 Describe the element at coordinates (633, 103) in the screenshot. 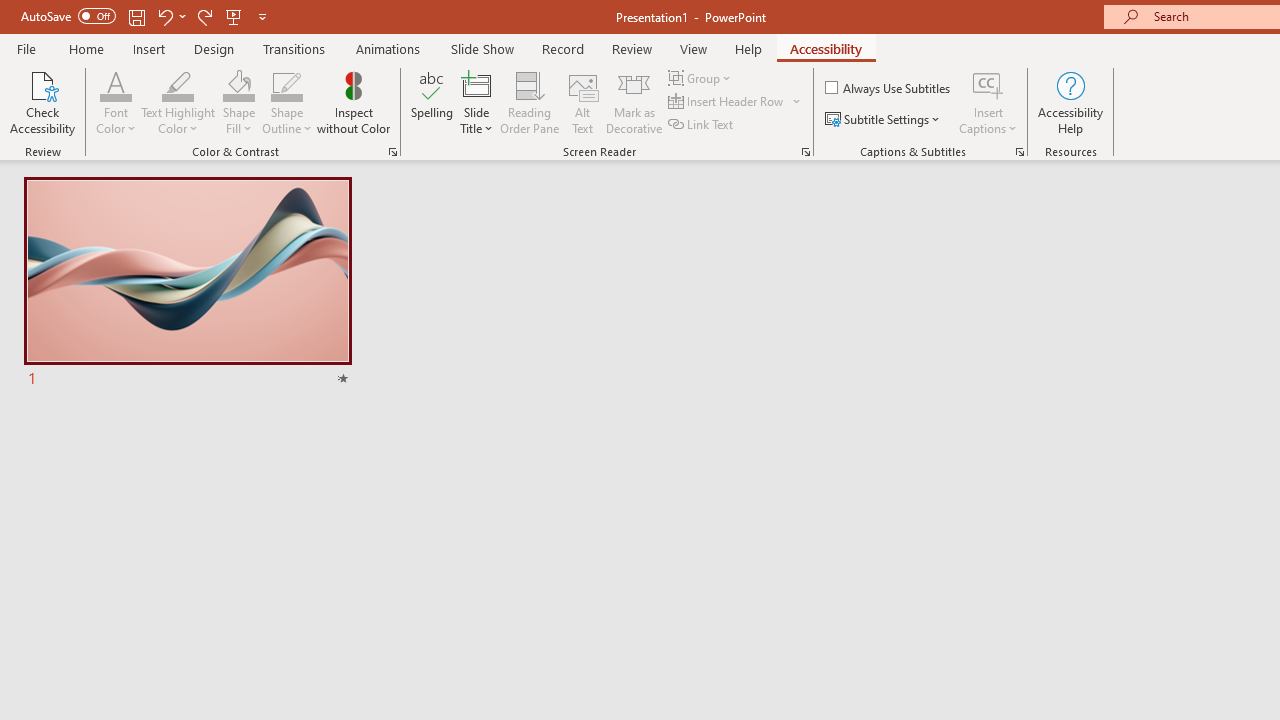

I see `'Mark as Decorative'` at that location.